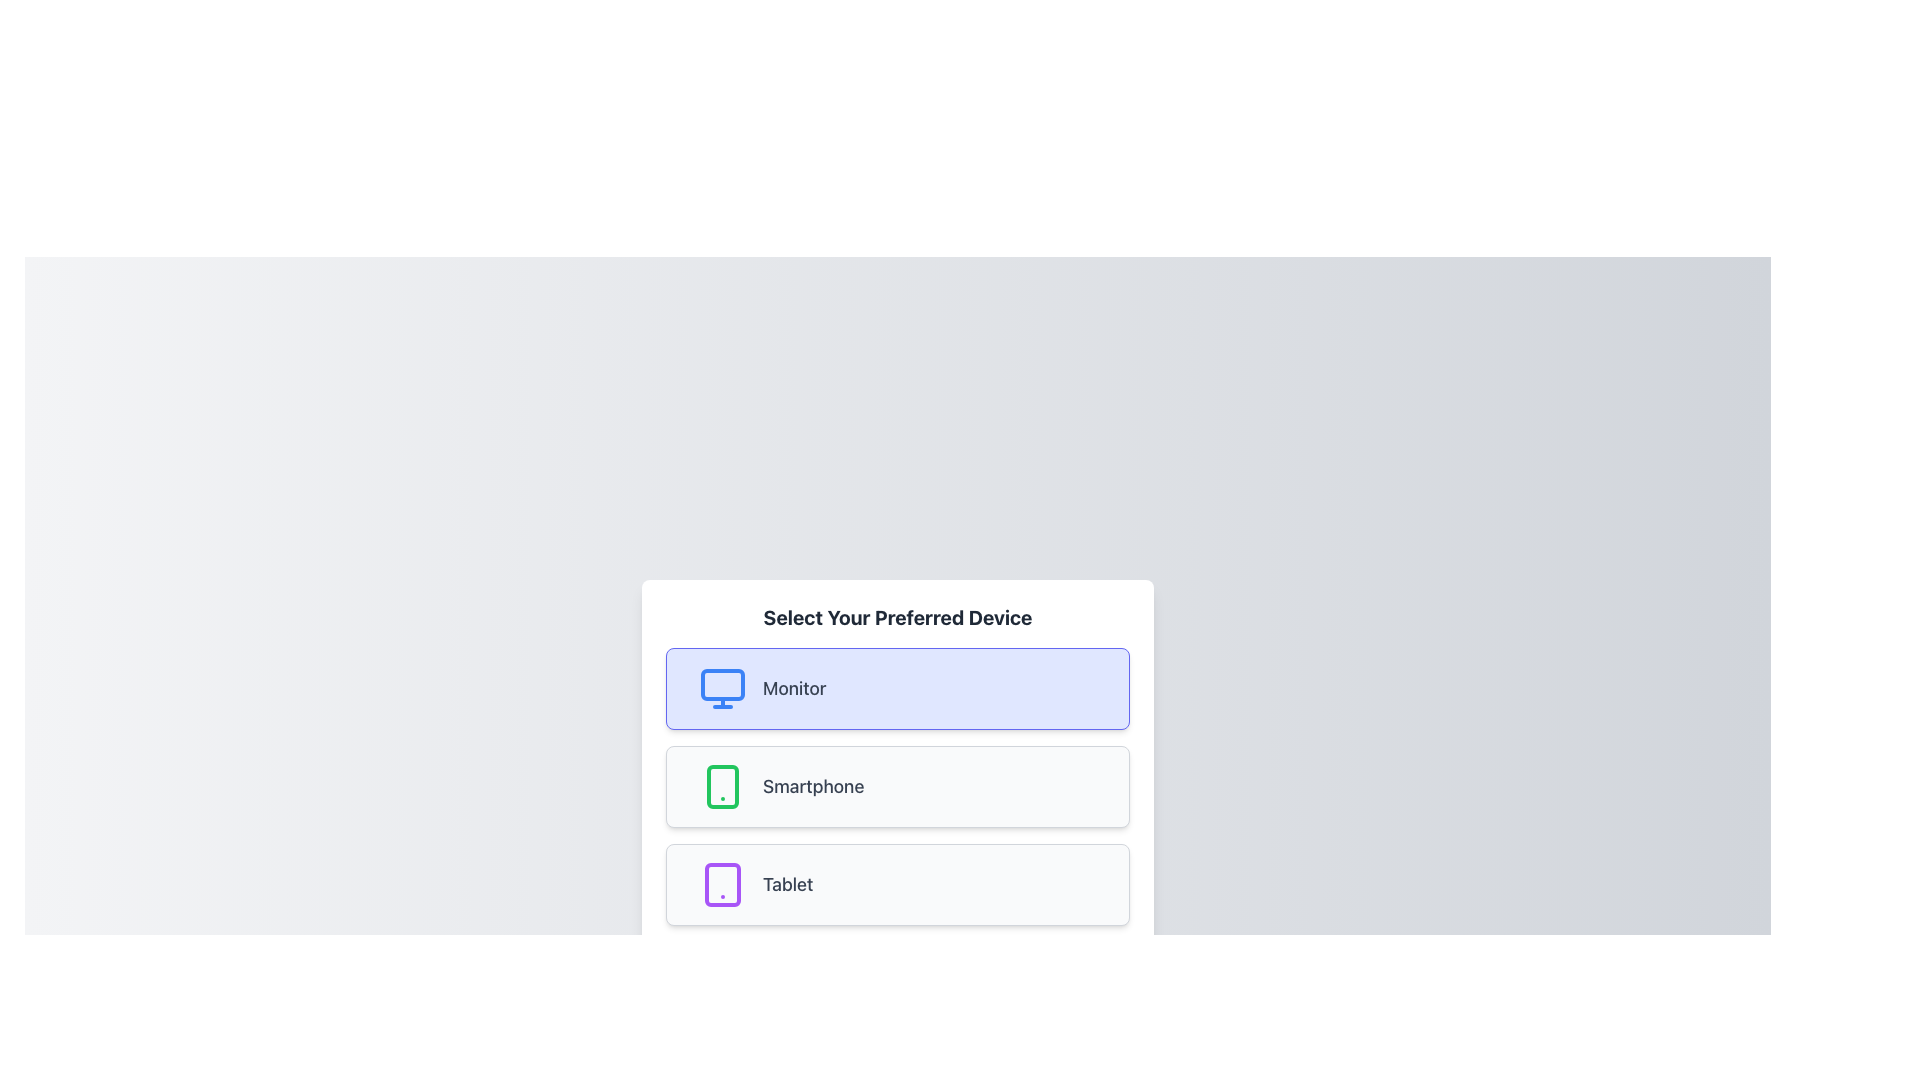 The image size is (1920, 1080). Describe the element at coordinates (722, 785) in the screenshot. I see `the decorative shape at the upper portion of the 'Smartphone' icon in the 'Select Your Preferred Device' list` at that location.